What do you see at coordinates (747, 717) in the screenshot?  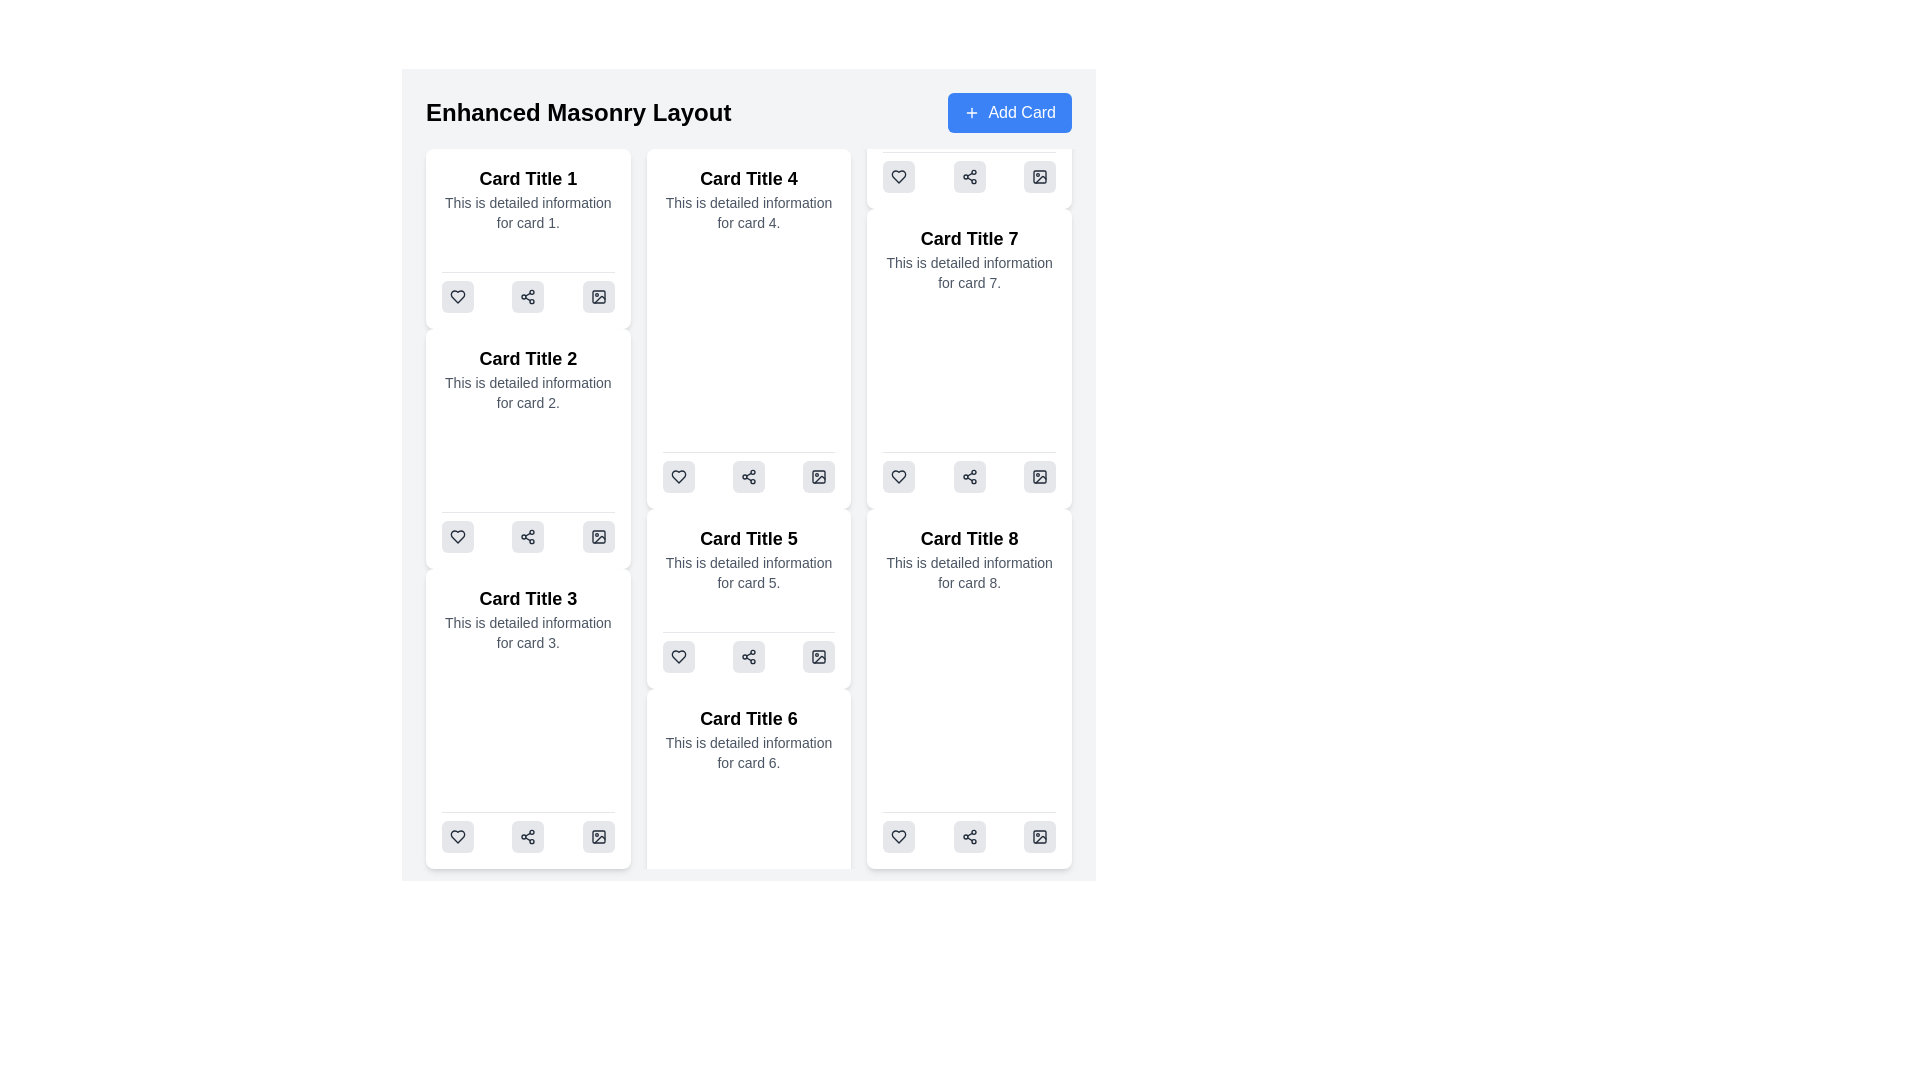 I see `the Text Label element that serves as the title for 'Card Title 6', which is located in the middle column of the grid layout` at bounding box center [747, 717].